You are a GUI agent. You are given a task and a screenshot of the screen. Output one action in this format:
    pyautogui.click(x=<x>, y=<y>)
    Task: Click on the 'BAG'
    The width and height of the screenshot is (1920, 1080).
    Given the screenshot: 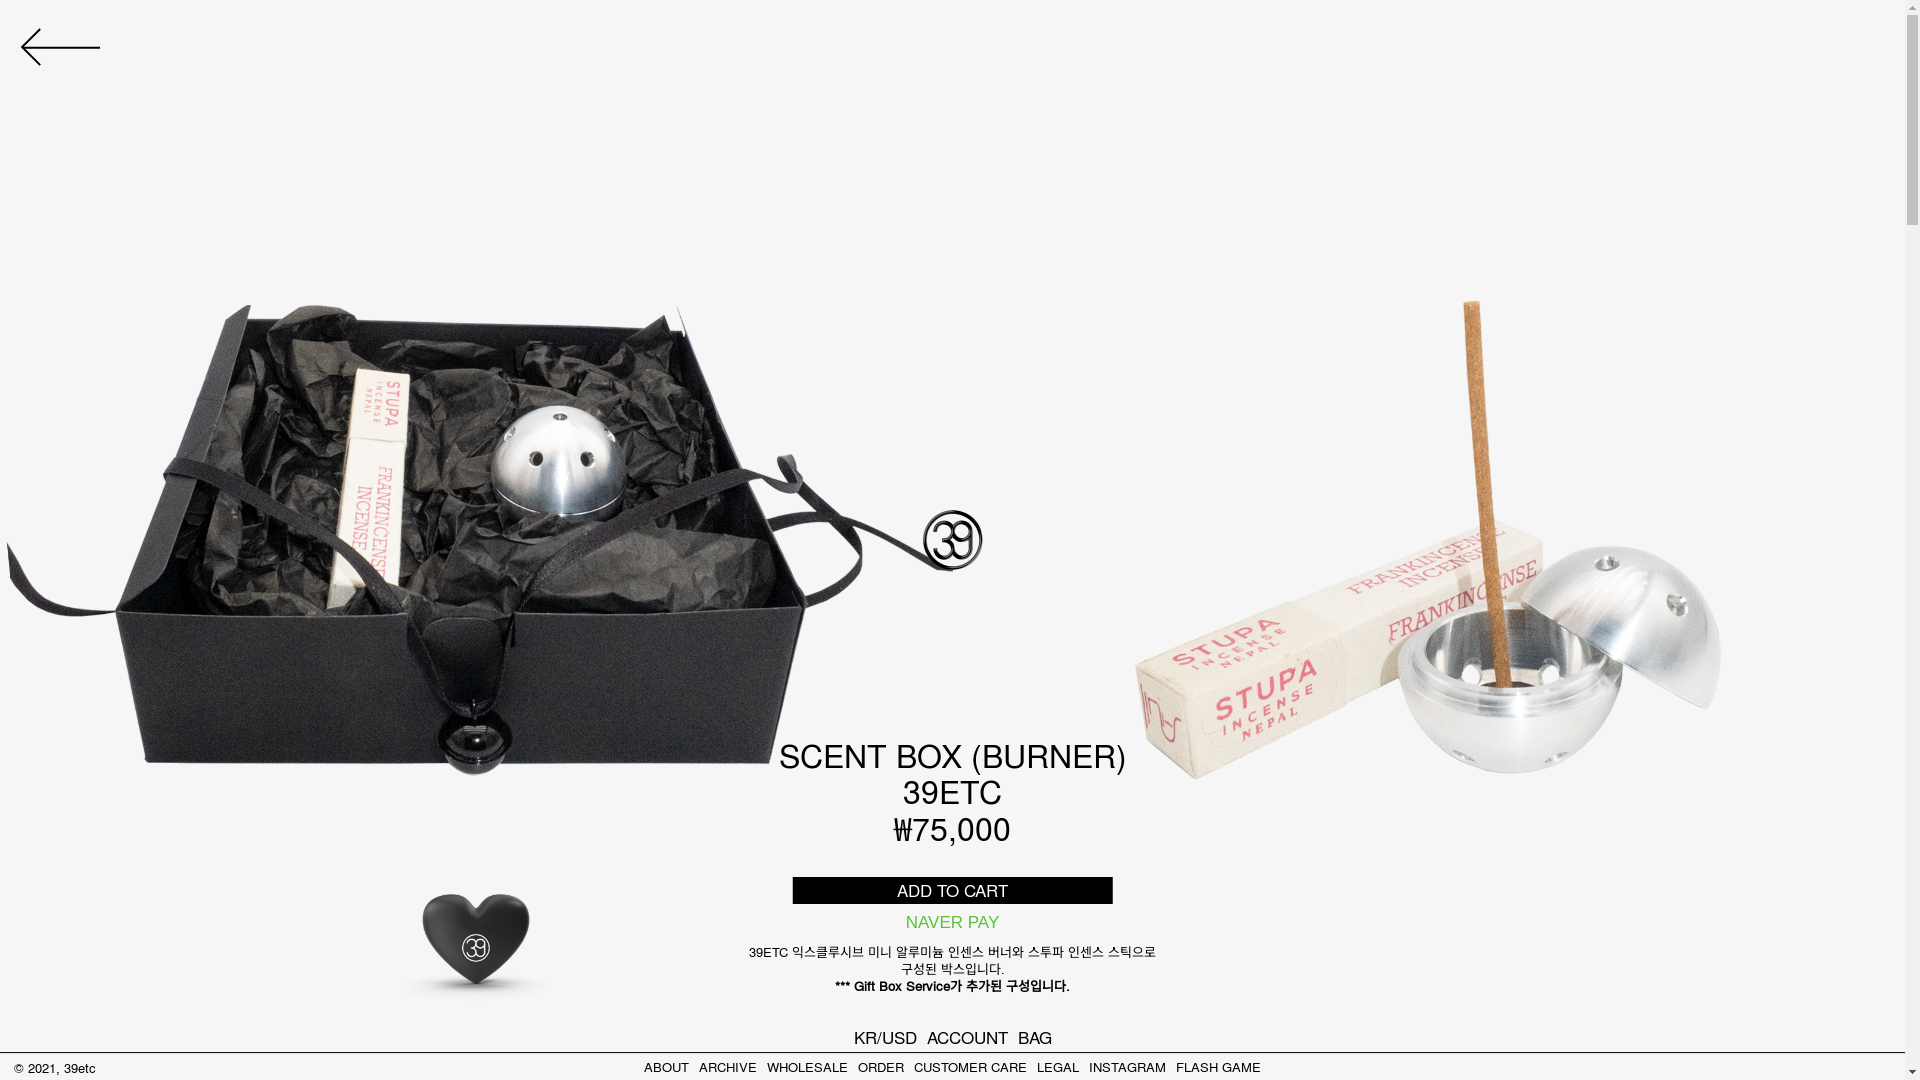 What is the action you would take?
    pyautogui.click(x=1035, y=1035)
    